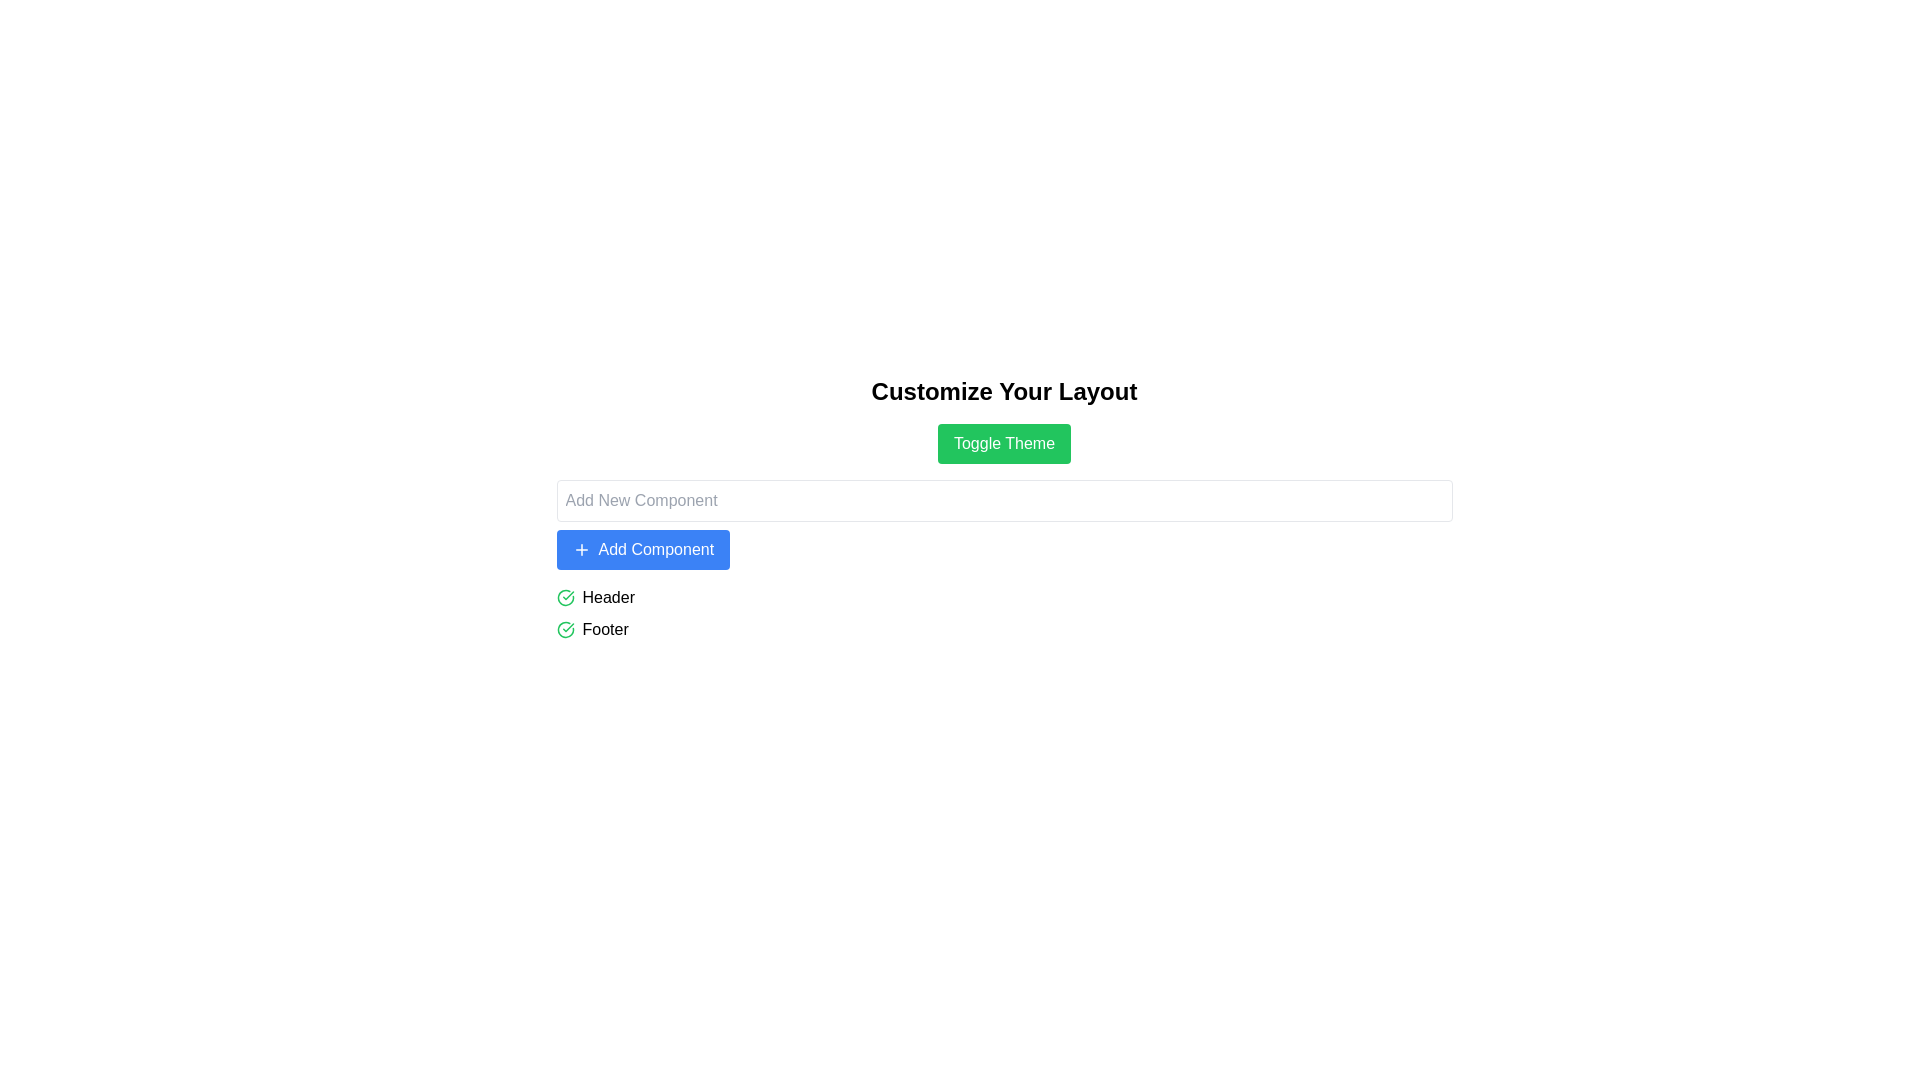  What do you see at coordinates (580, 550) in the screenshot?
I see `the SVG plus icon located within the 'Add Component' button, positioned to the left of the button's text` at bounding box center [580, 550].